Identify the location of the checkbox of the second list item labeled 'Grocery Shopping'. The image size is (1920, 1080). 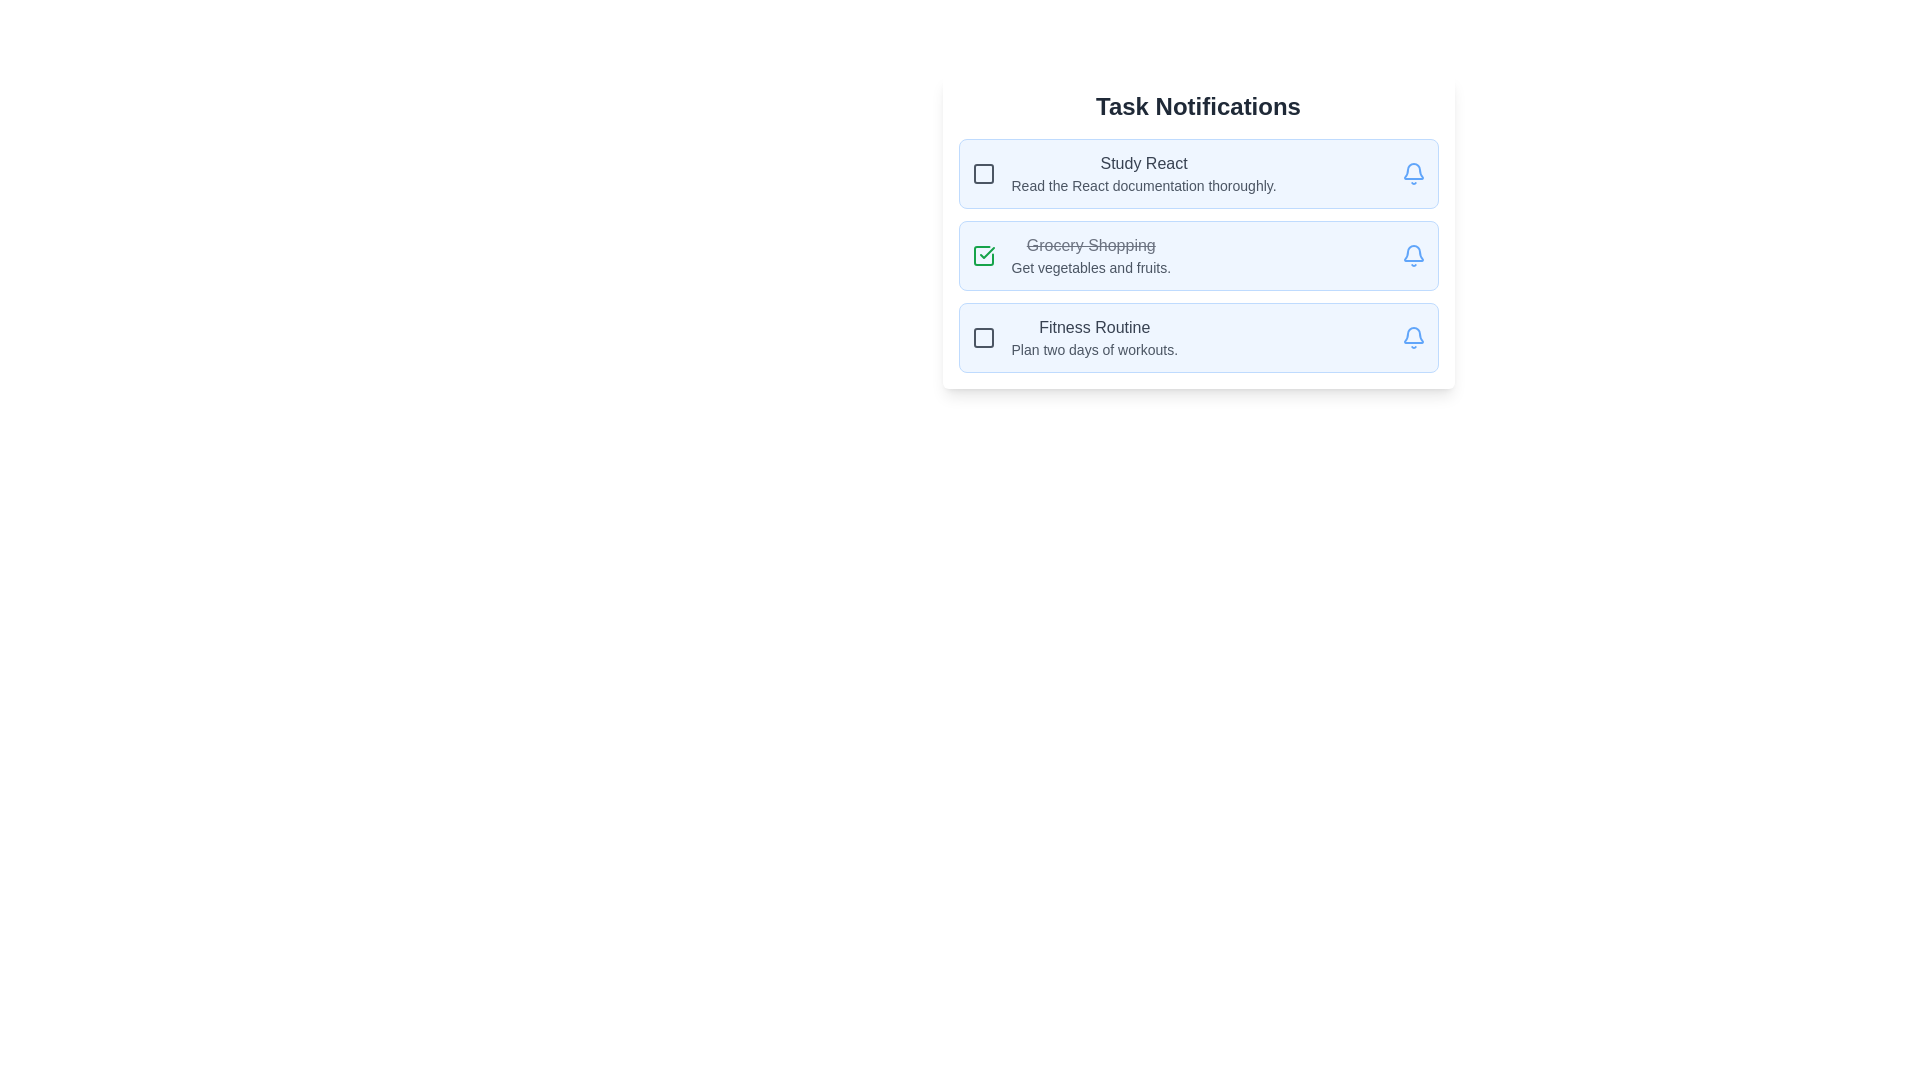
(1070, 254).